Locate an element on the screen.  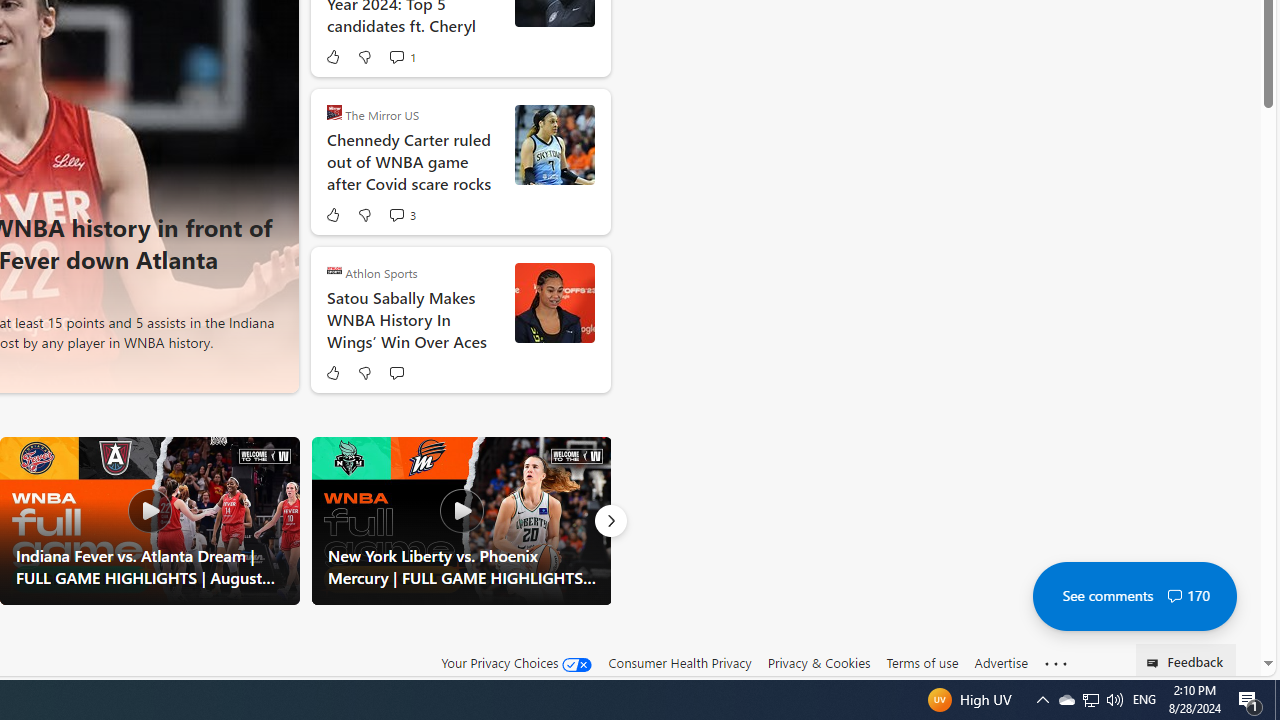
'Terms of use' is located at coordinates (921, 663).